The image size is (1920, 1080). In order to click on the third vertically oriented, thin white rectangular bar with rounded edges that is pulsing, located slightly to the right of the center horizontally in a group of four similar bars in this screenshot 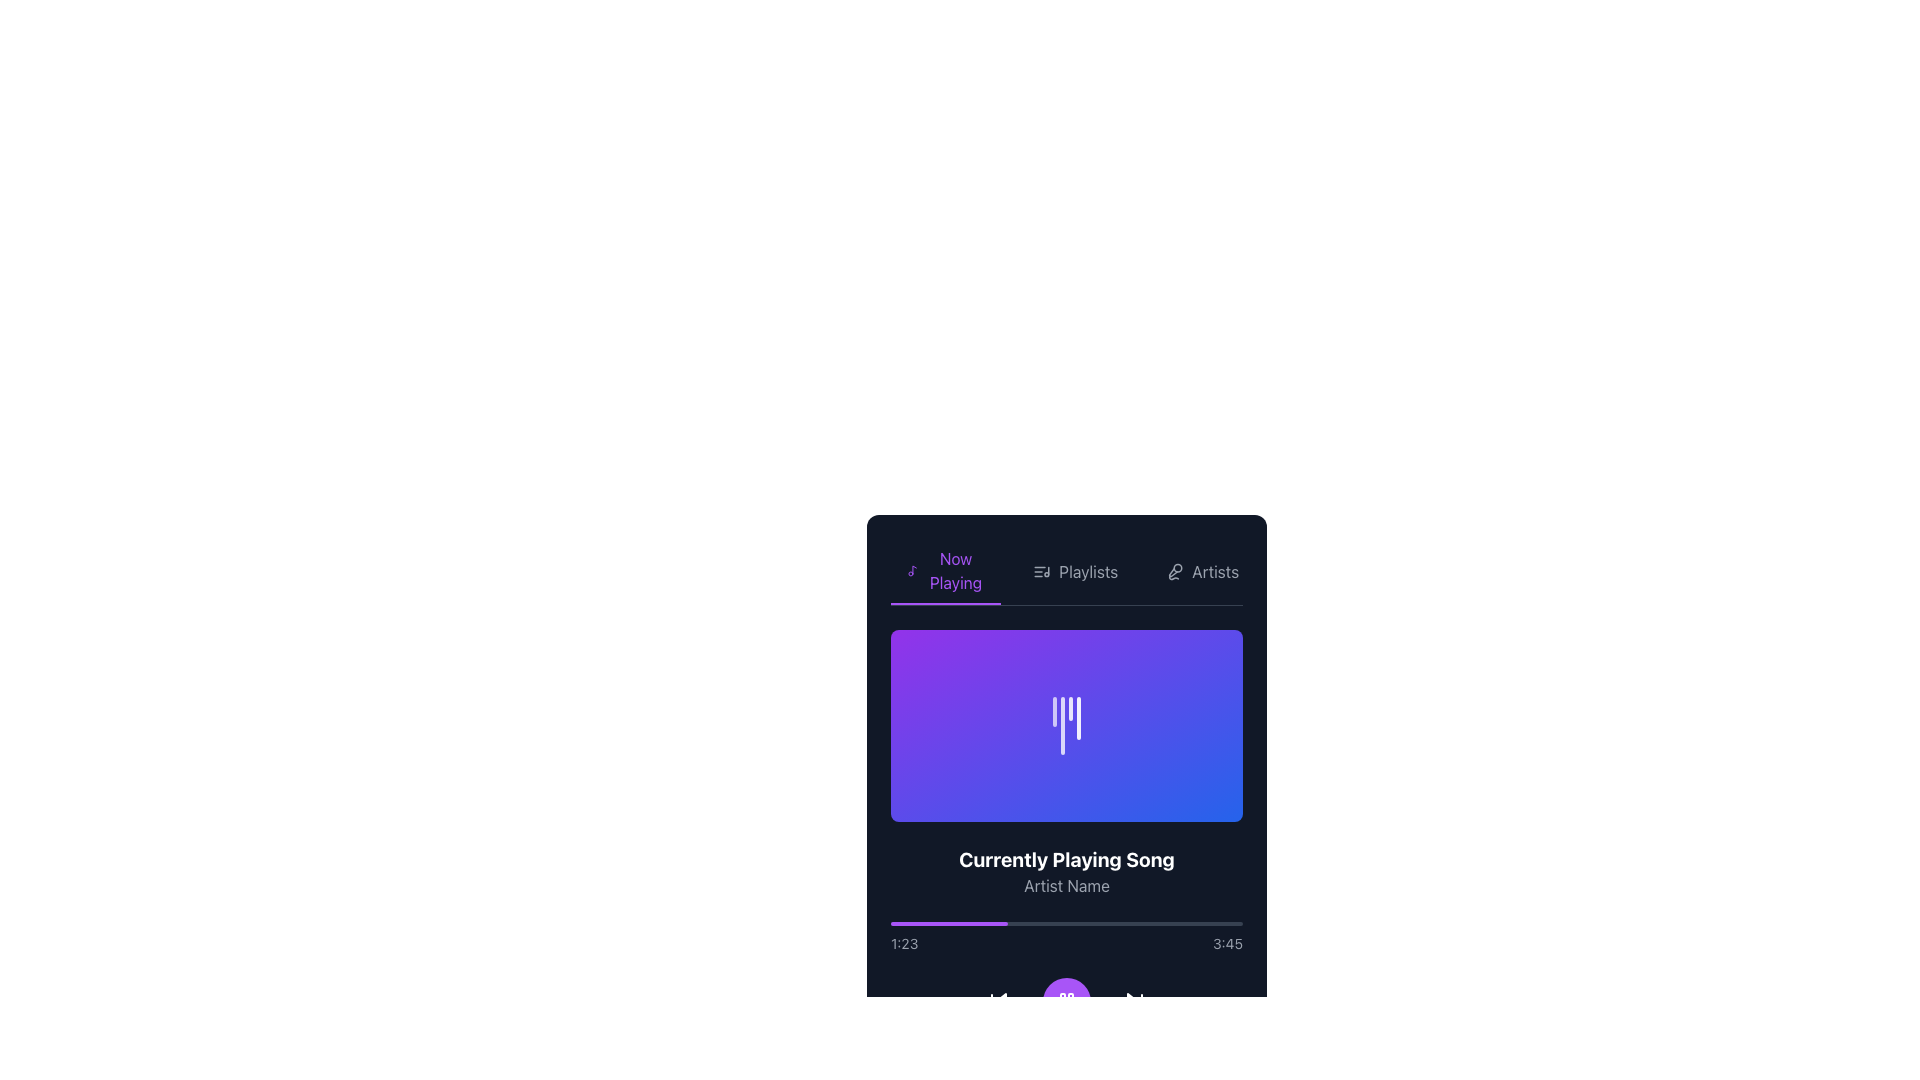, I will do `click(1069, 707)`.